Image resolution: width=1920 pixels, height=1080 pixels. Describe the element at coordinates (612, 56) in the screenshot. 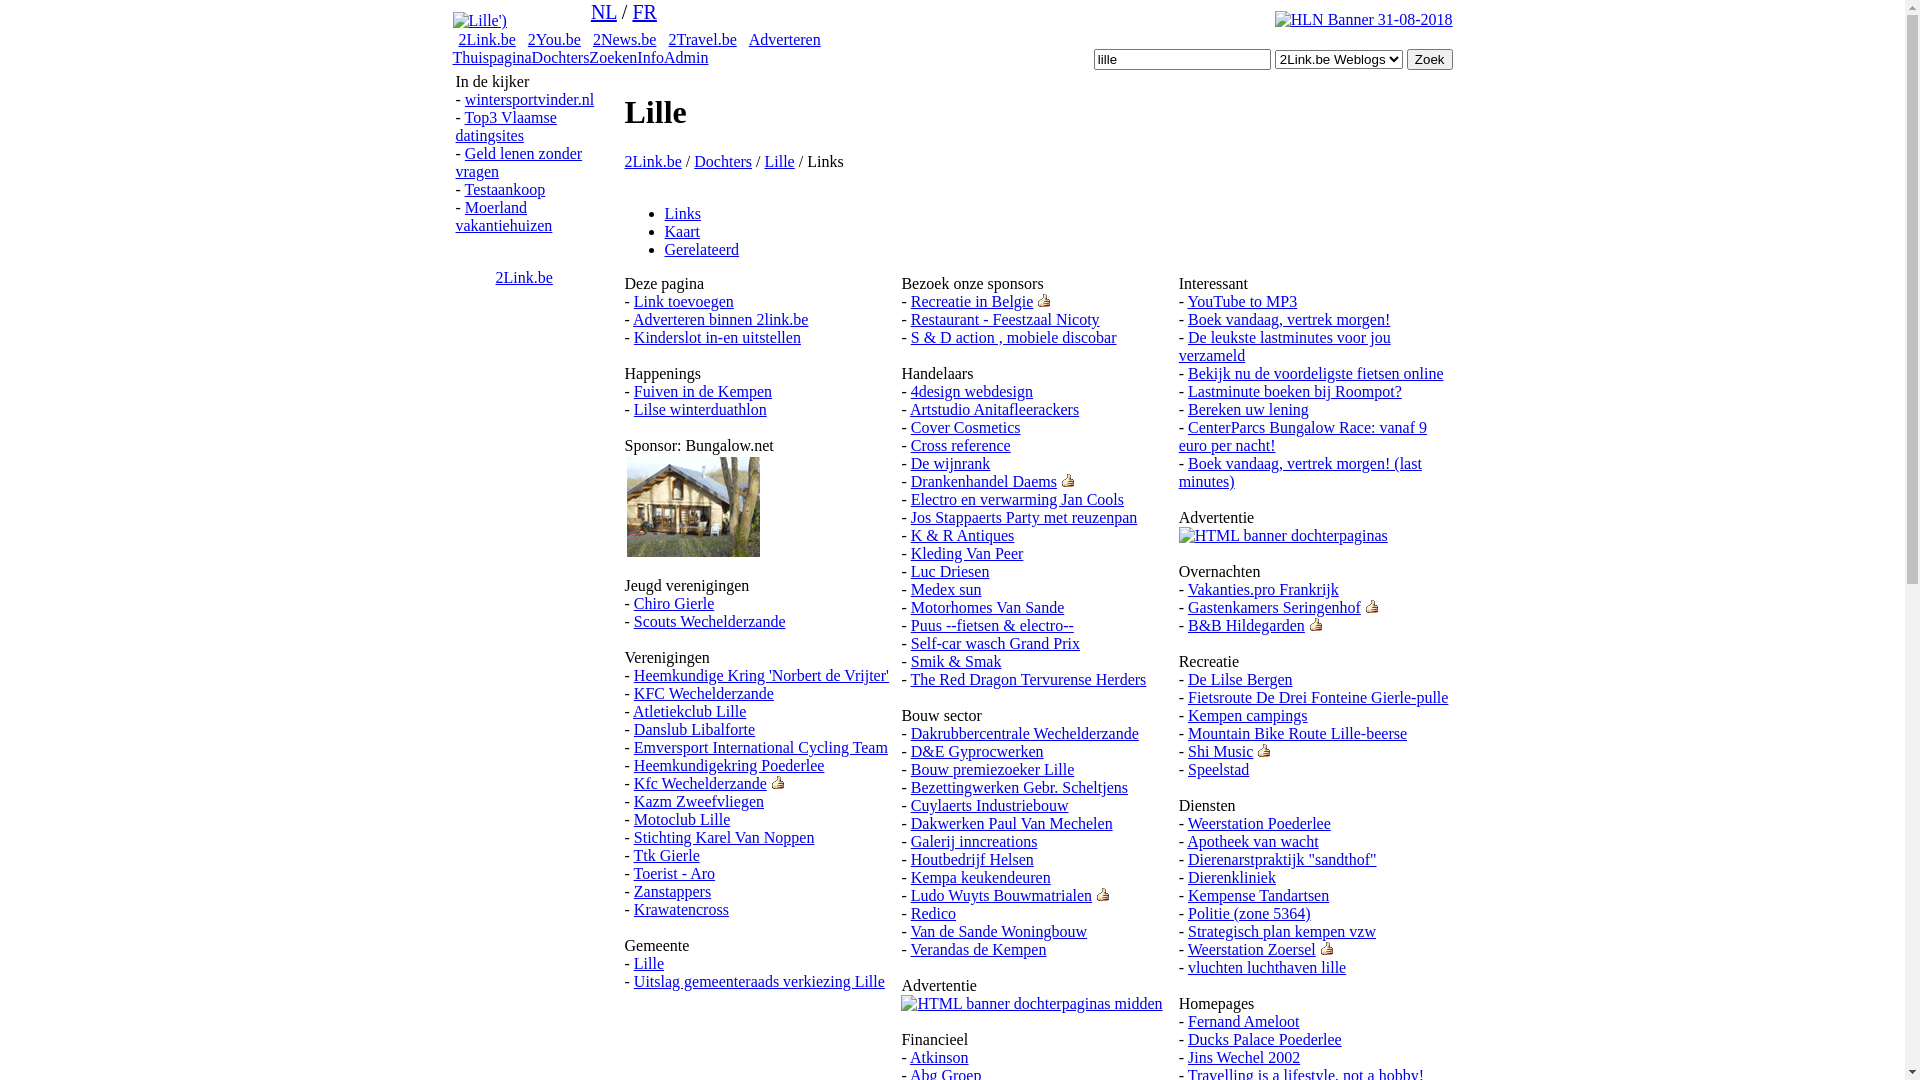

I see `'Zoeken'` at that location.